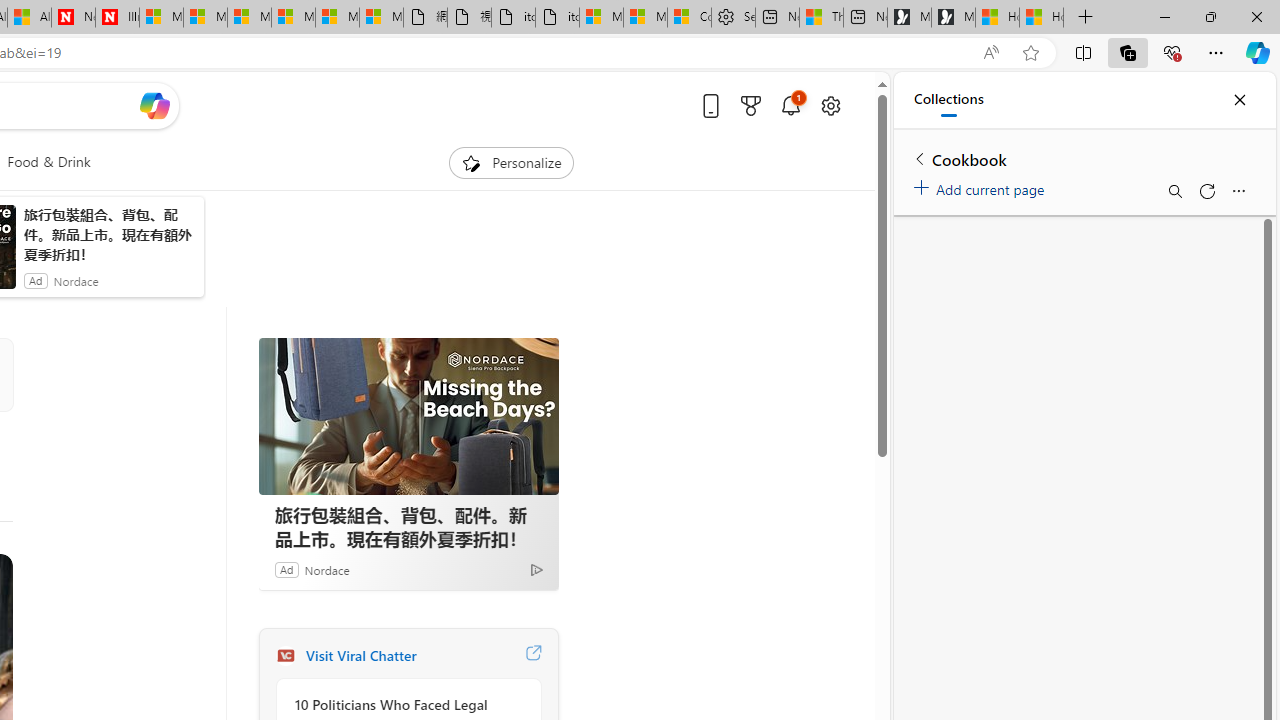  What do you see at coordinates (1082, 51) in the screenshot?
I see `'Split screen'` at bounding box center [1082, 51].